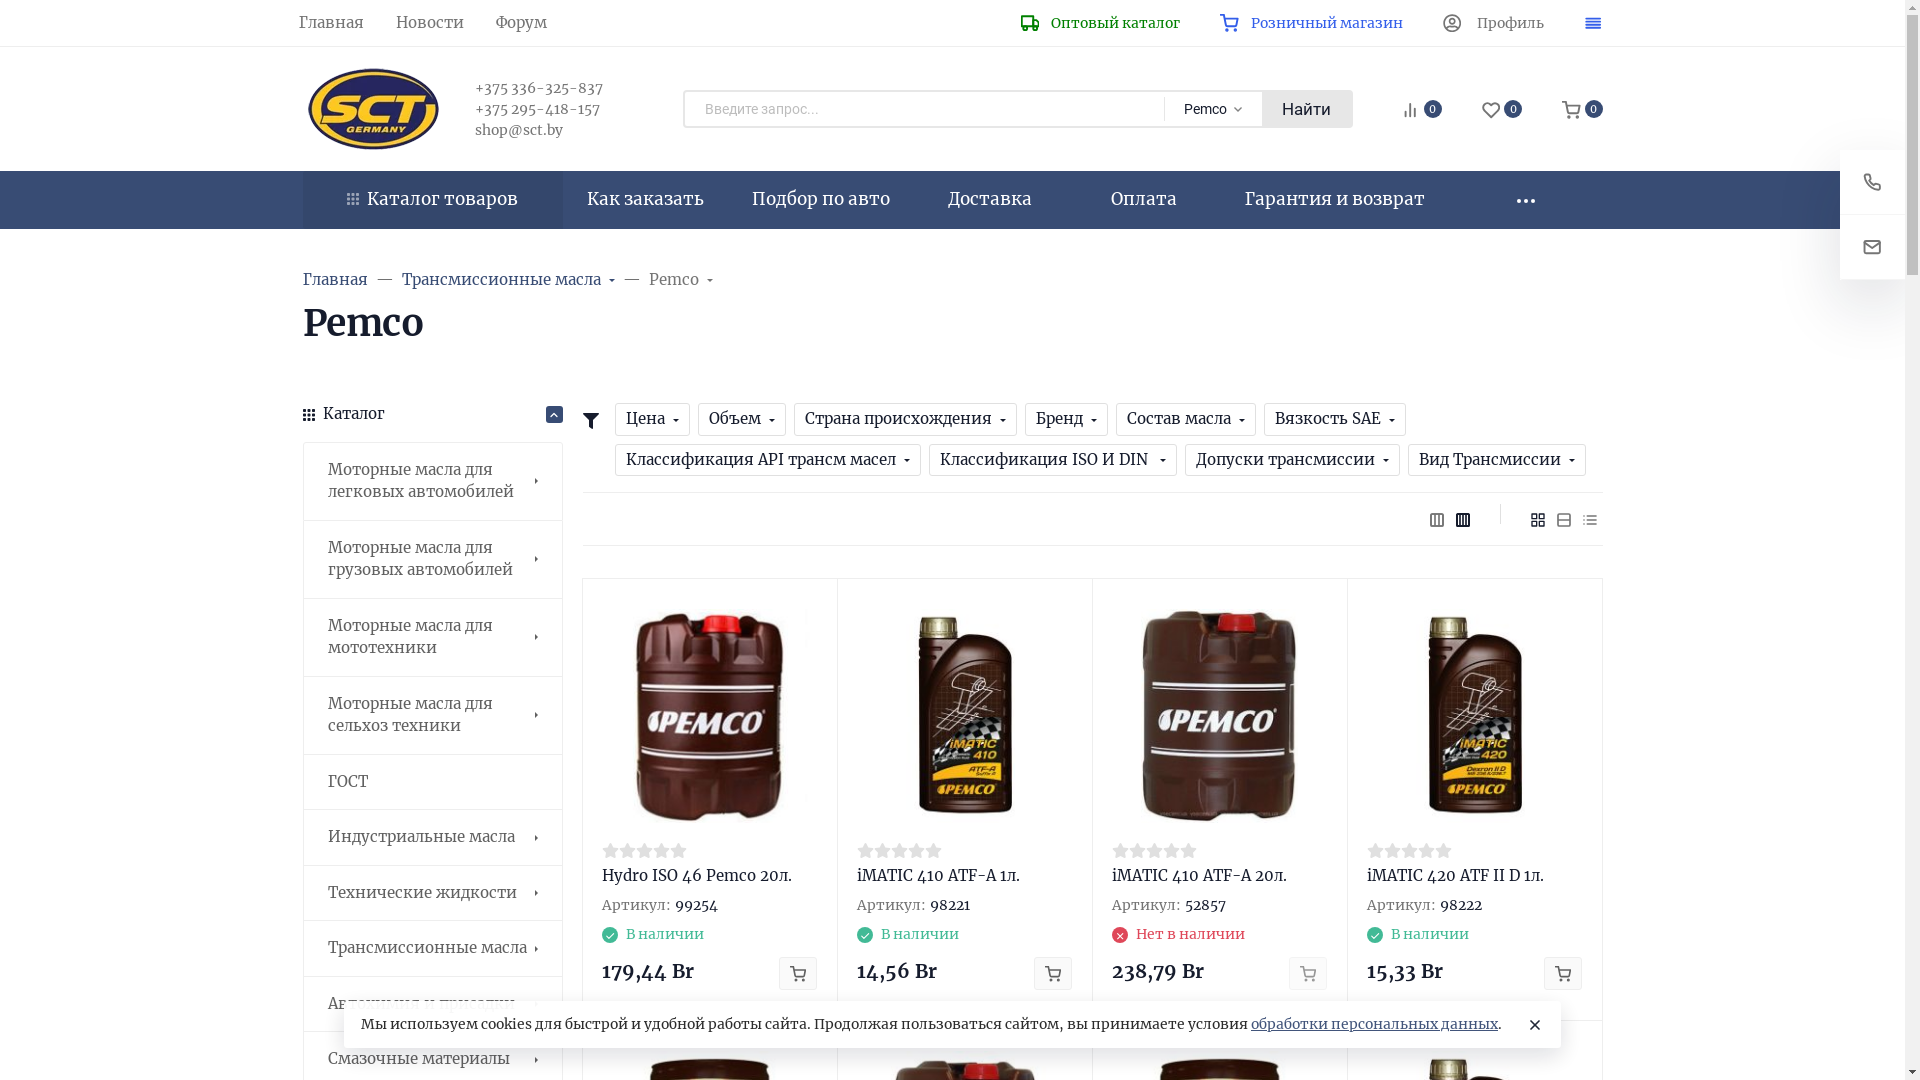 The width and height of the screenshot is (1920, 1080). Describe the element at coordinates (648, 280) in the screenshot. I see `'Pemco'` at that location.